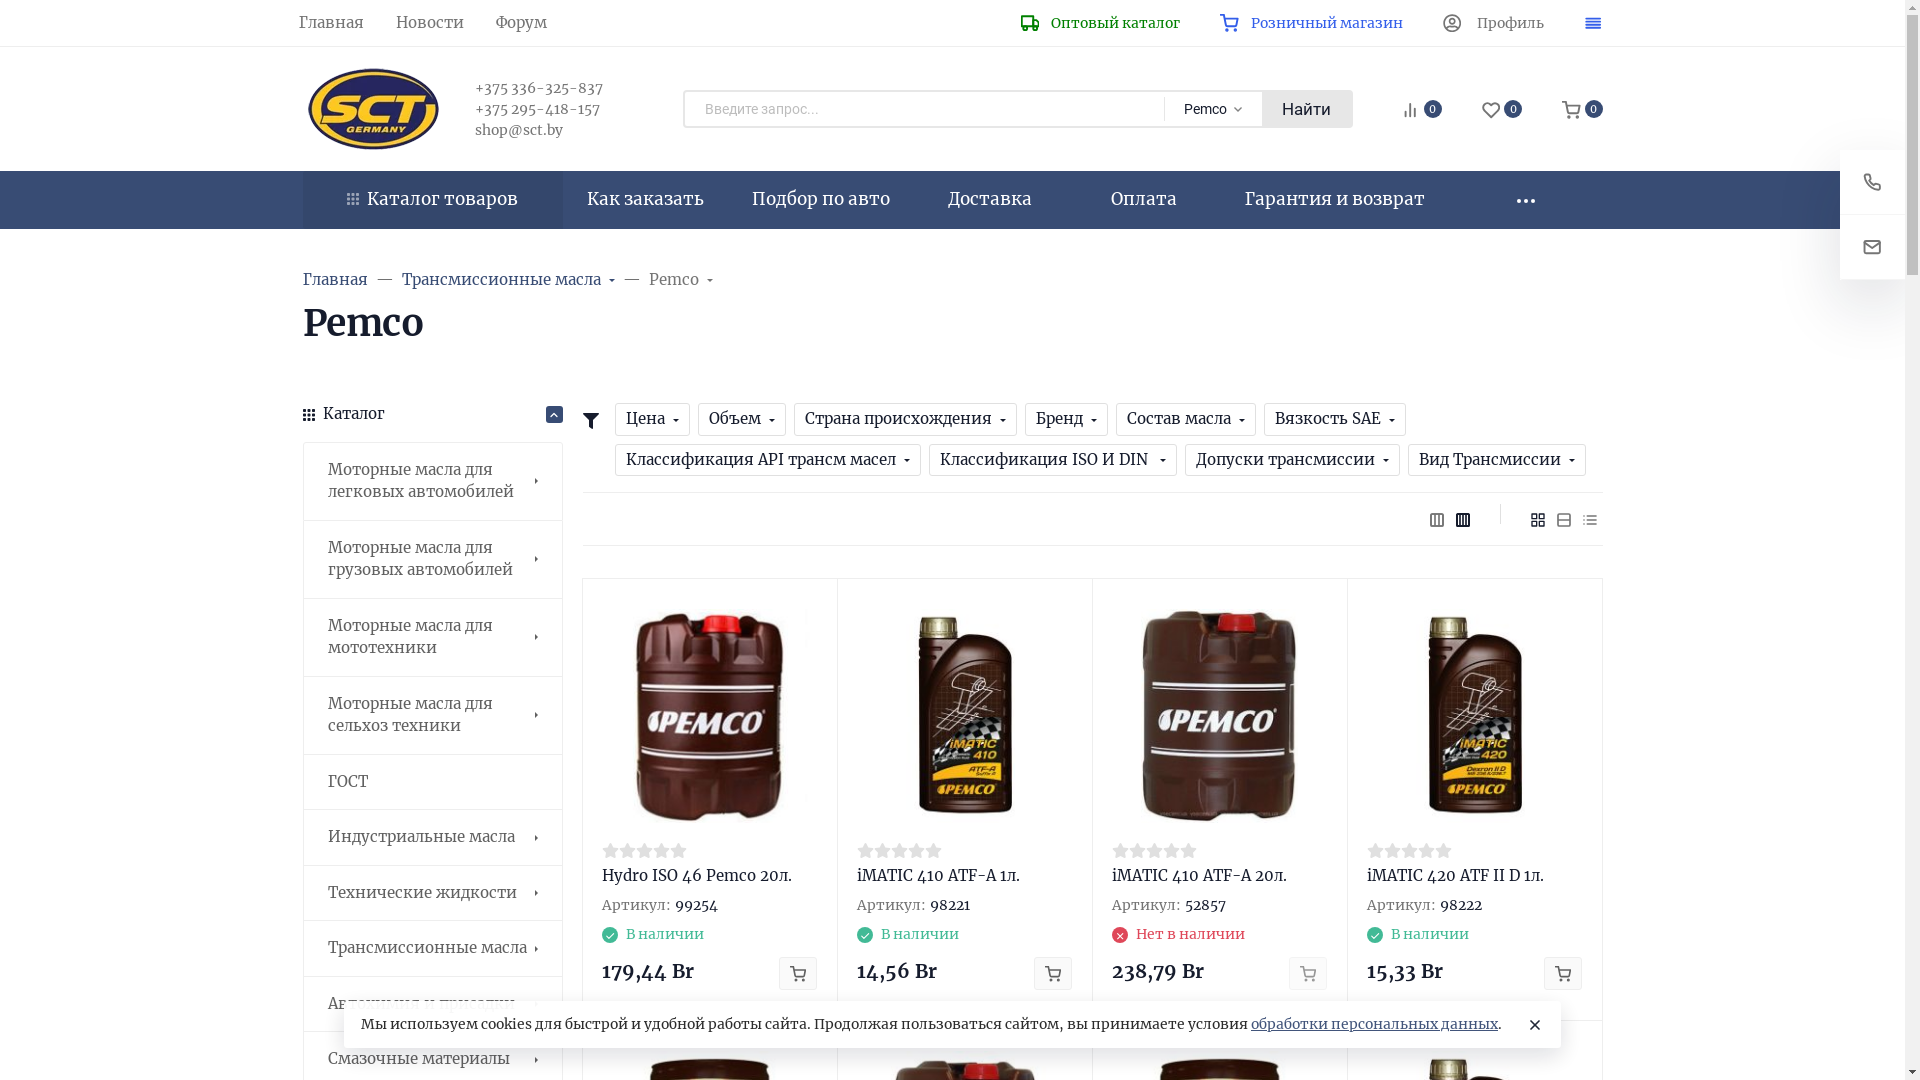 The width and height of the screenshot is (1920, 1080). Describe the element at coordinates (648, 280) in the screenshot. I see `'Pemco'` at that location.